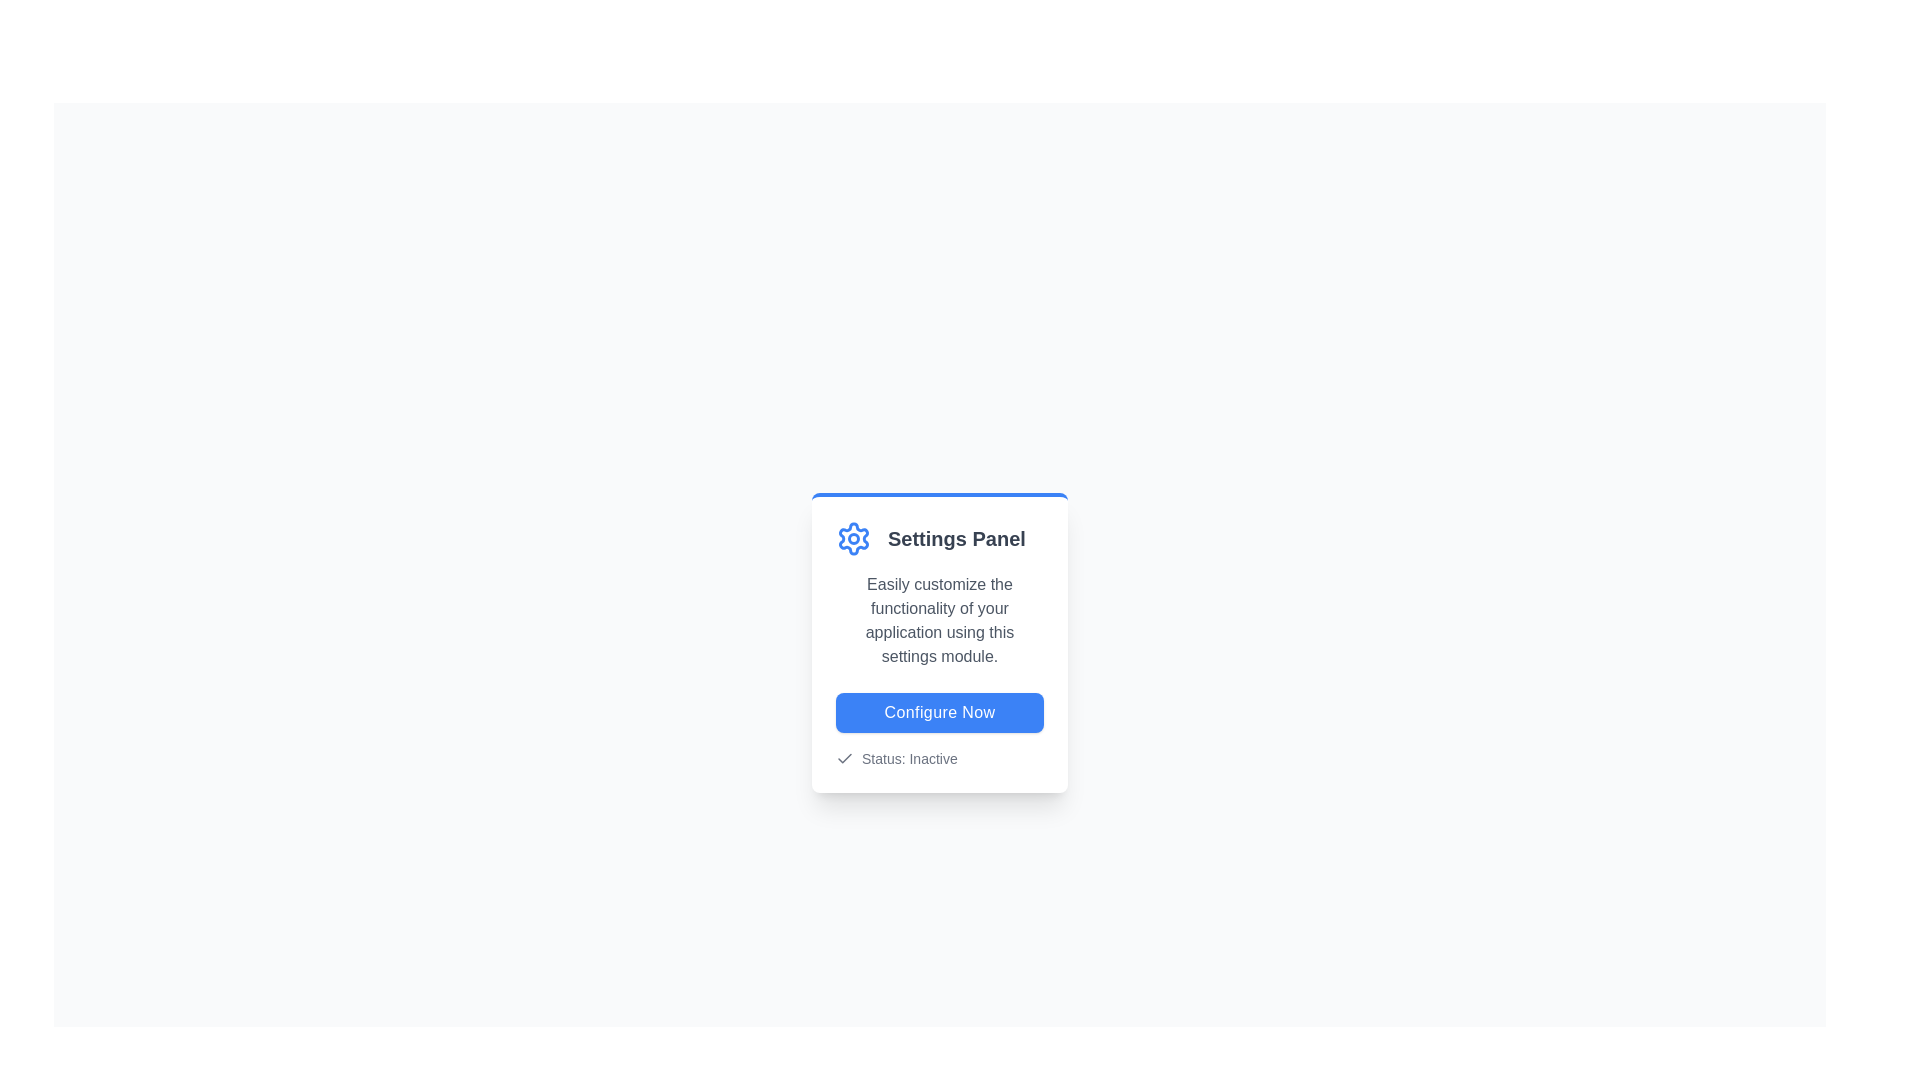 This screenshot has width=1920, height=1080. What do you see at coordinates (854, 538) in the screenshot?
I see `the settings icon located at the top of the white card, which visually represents the 'Settings Panel'` at bounding box center [854, 538].